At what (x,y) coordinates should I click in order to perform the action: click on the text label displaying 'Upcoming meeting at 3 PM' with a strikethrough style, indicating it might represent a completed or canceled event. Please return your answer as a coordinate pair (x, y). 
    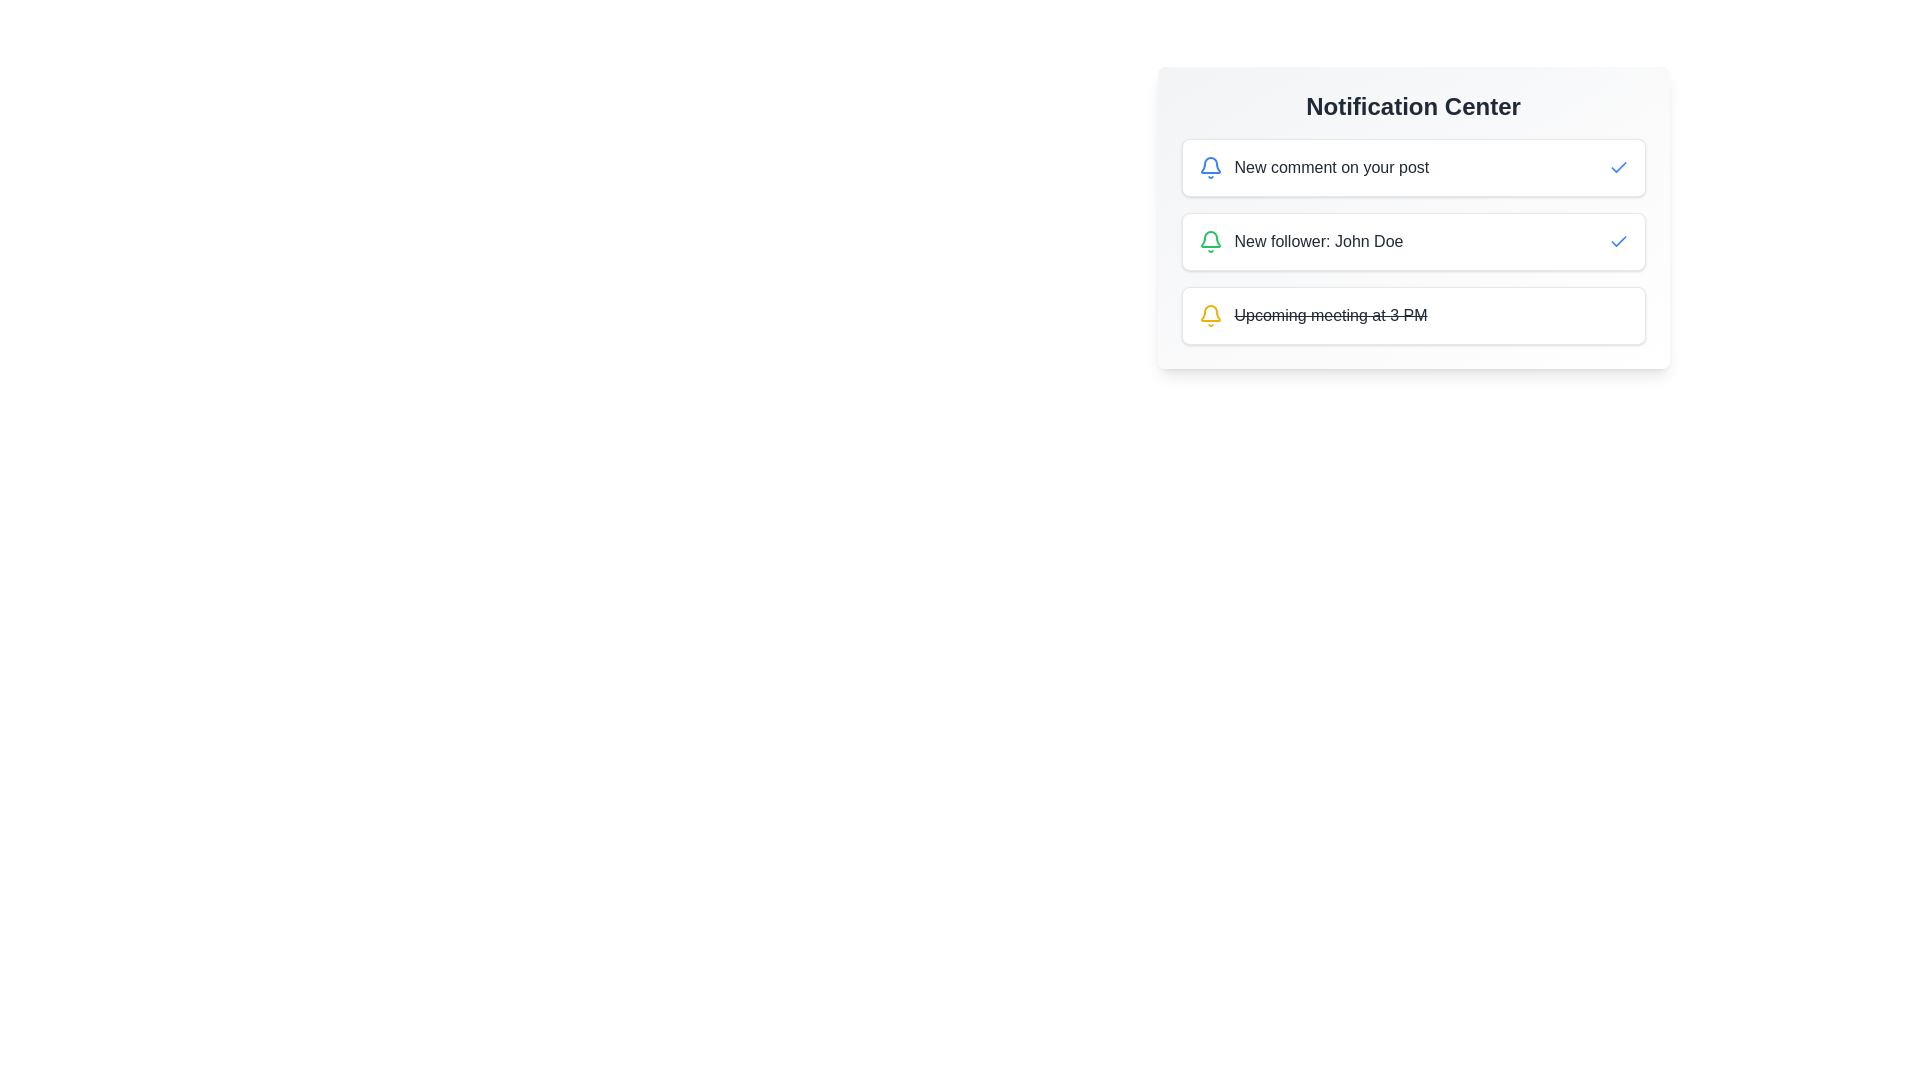
    Looking at the image, I should click on (1330, 315).